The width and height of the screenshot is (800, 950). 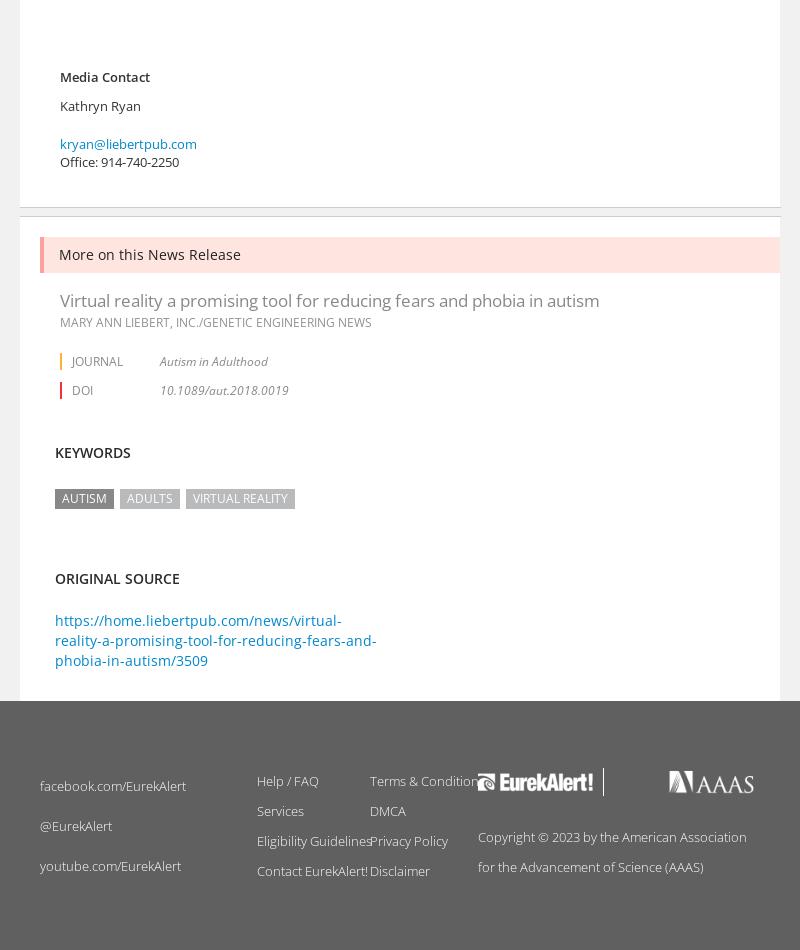 What do you see at coordinates (82, 388) in the screenshot?
I see `'DOI'` at bounding box center [82, 388].